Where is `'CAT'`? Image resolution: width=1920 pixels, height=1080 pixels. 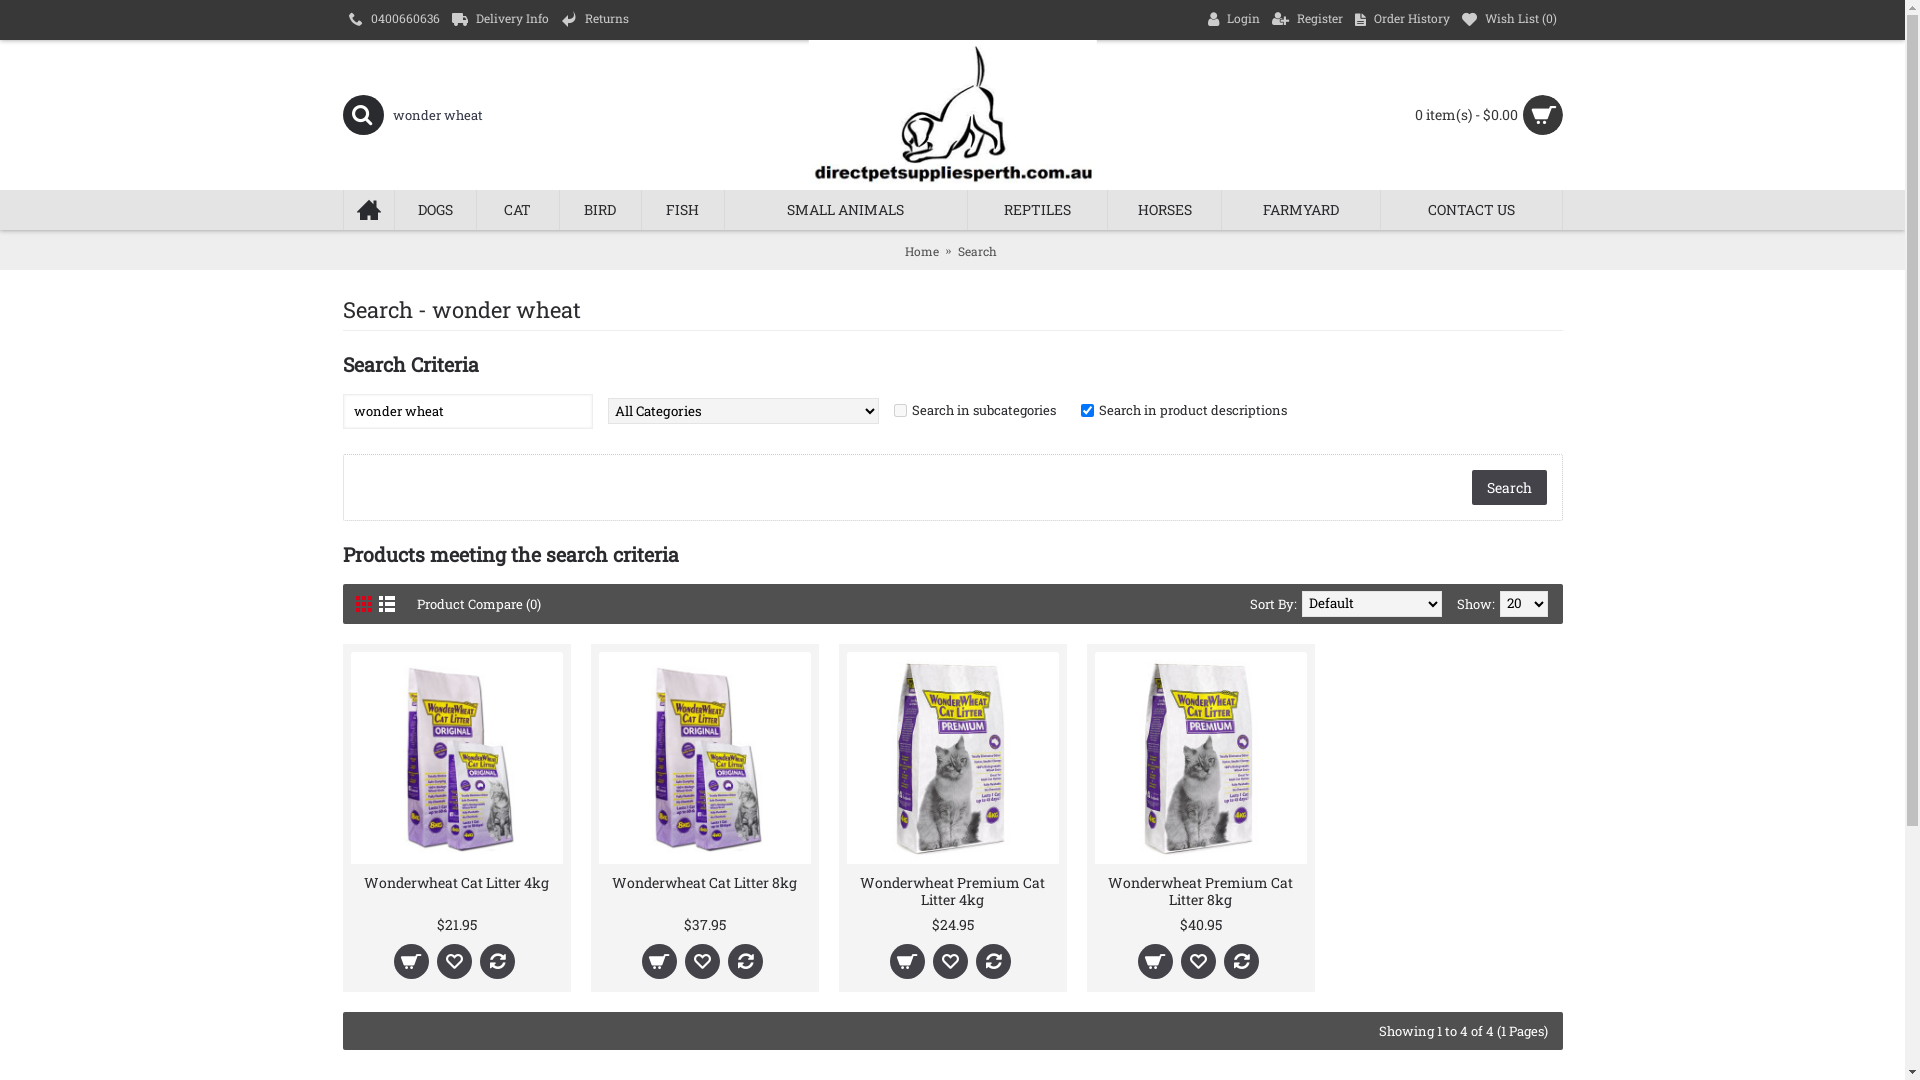
'CAT' is located at coordinates (518, 209).